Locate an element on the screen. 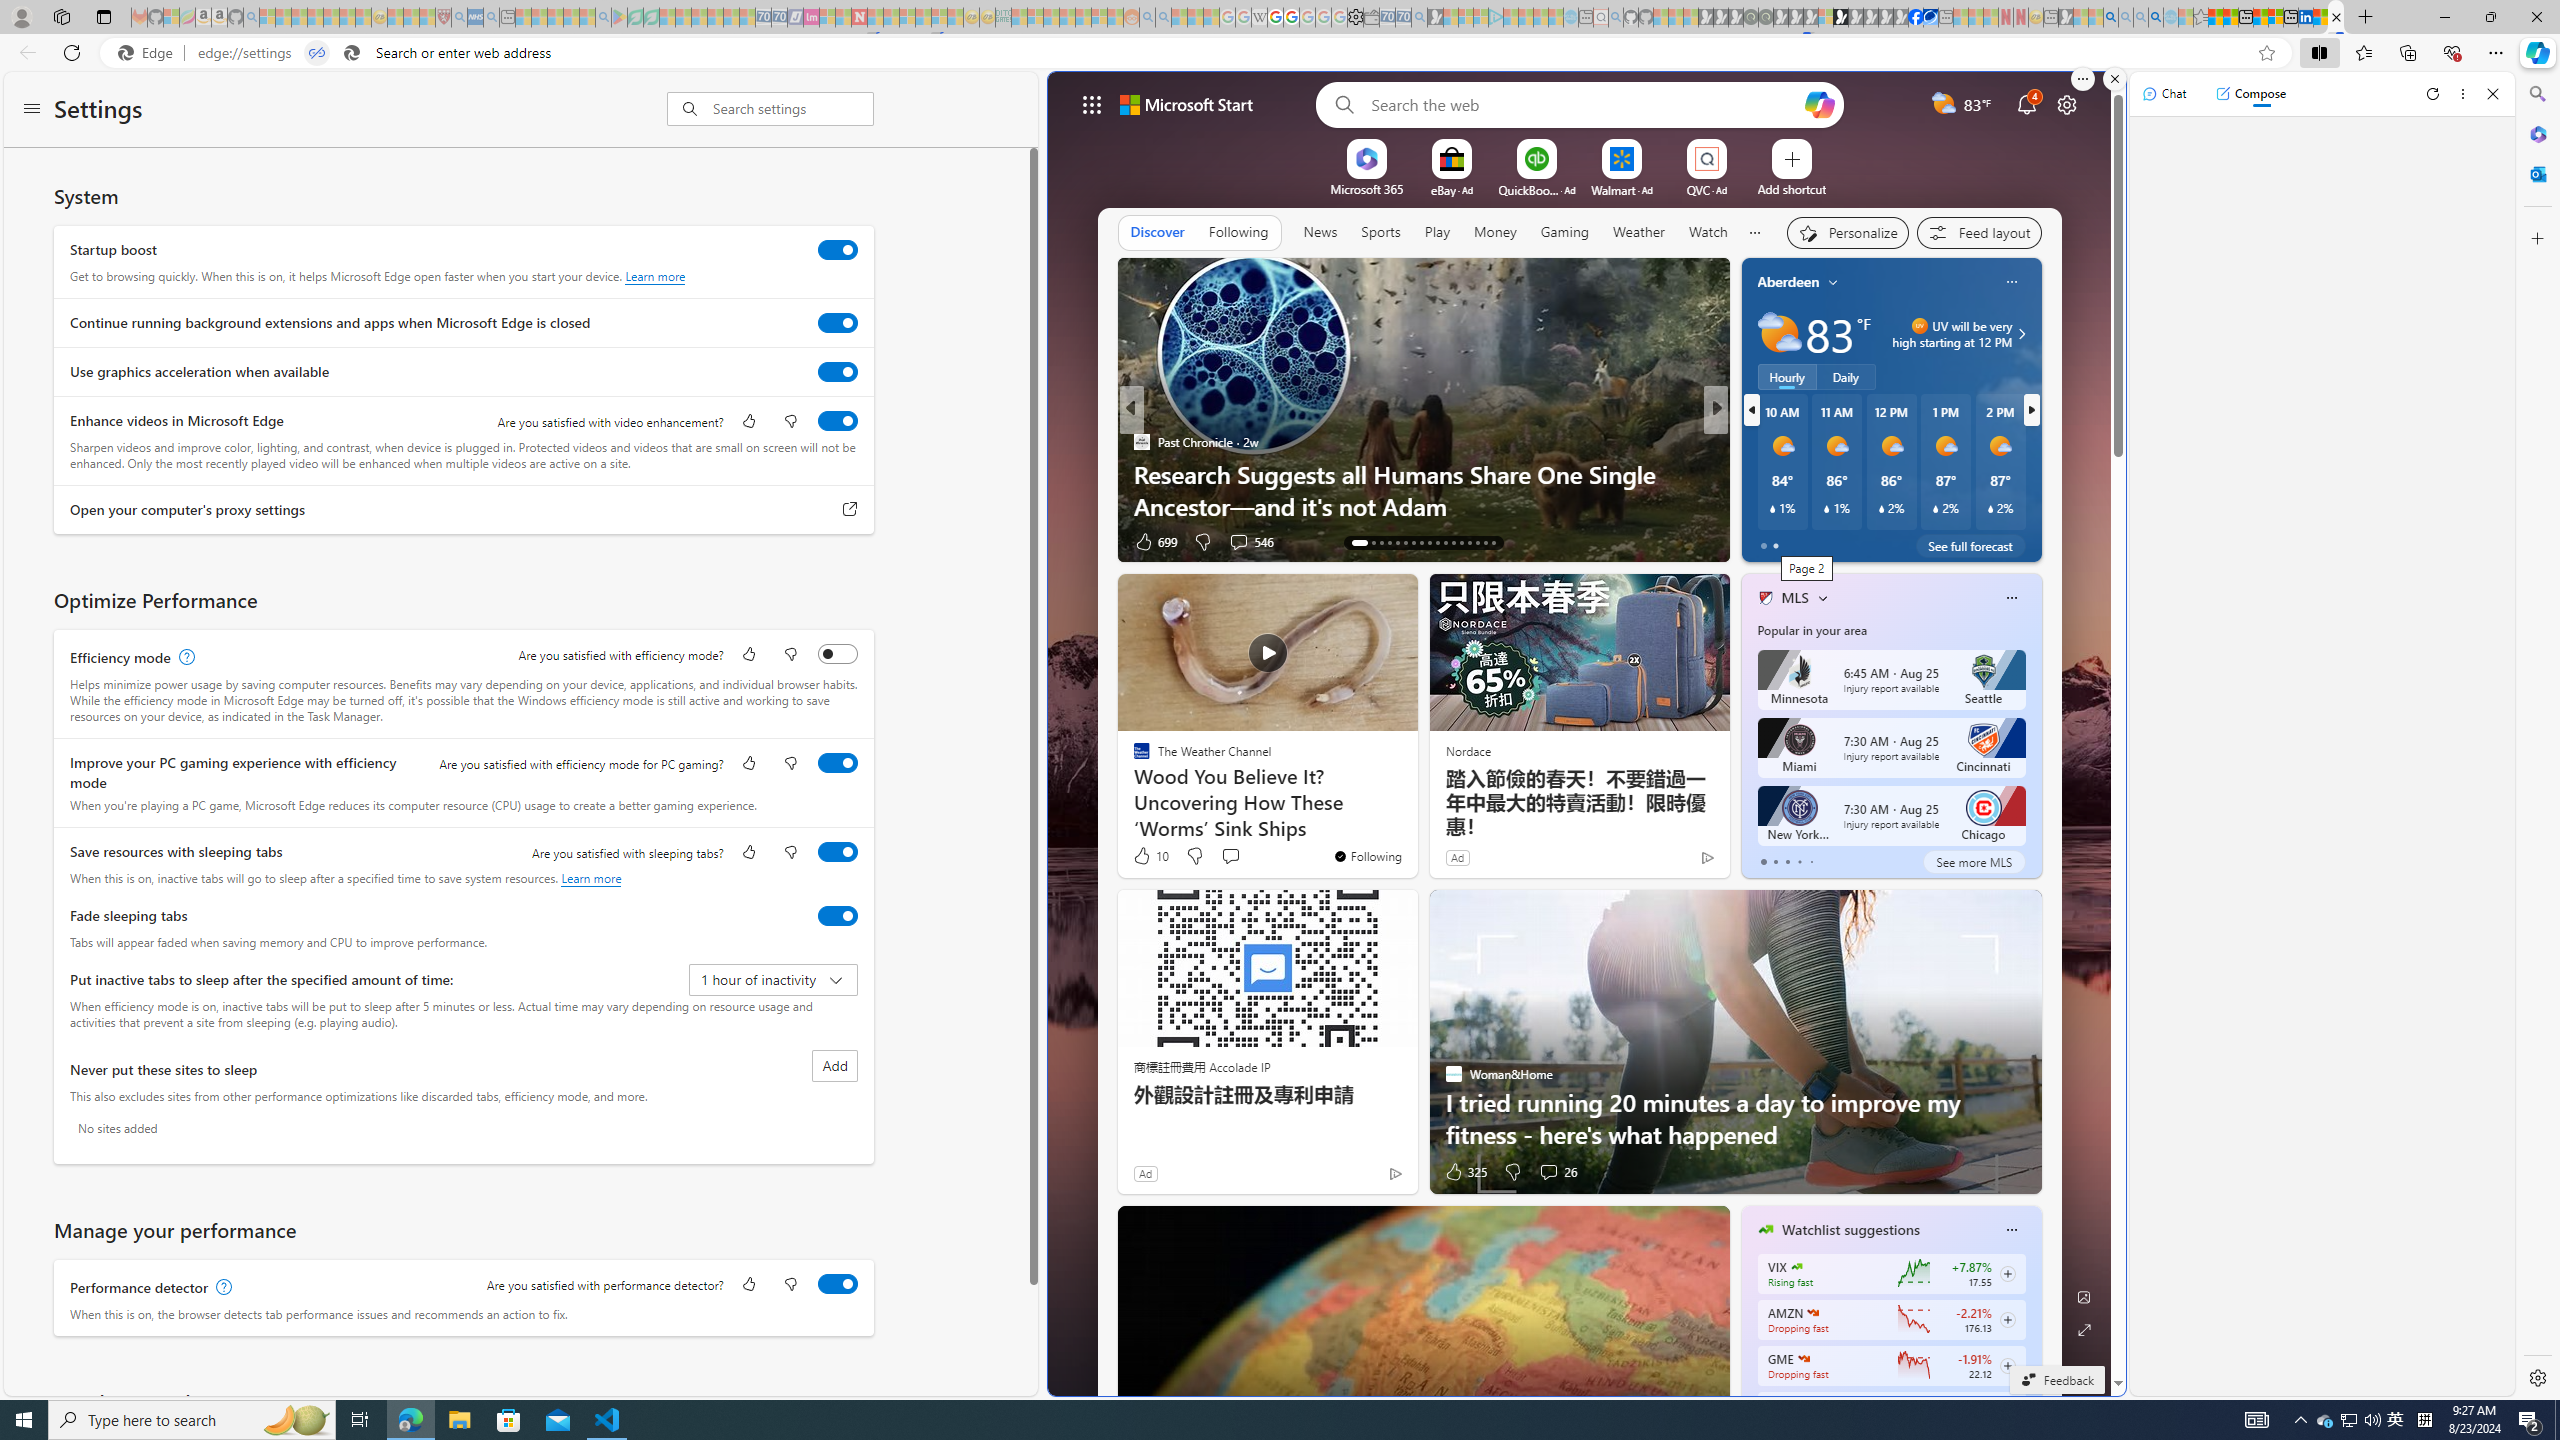 The image size is (2560, 1440). 'MSN - Sleeping' is located at coordinates (2064, 16).